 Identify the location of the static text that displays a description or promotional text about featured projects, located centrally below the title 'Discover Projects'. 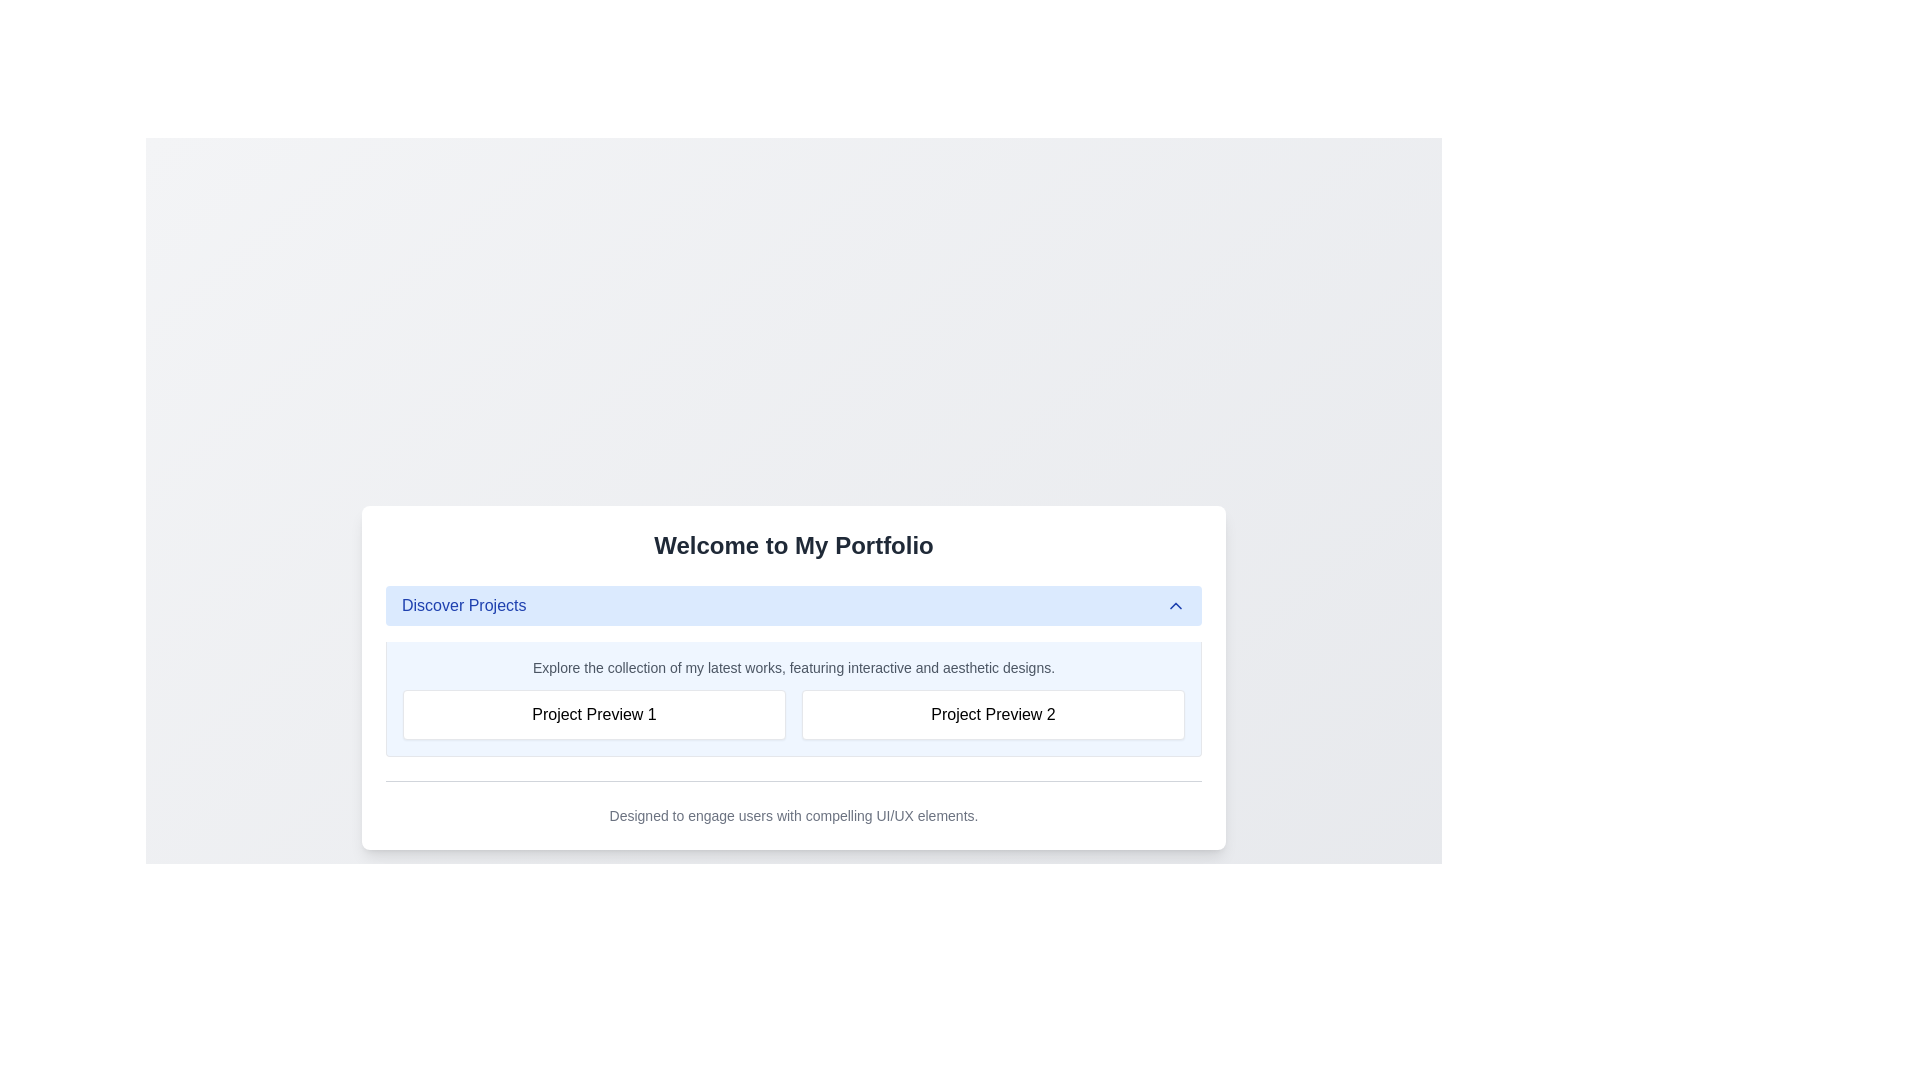
(792, 667).